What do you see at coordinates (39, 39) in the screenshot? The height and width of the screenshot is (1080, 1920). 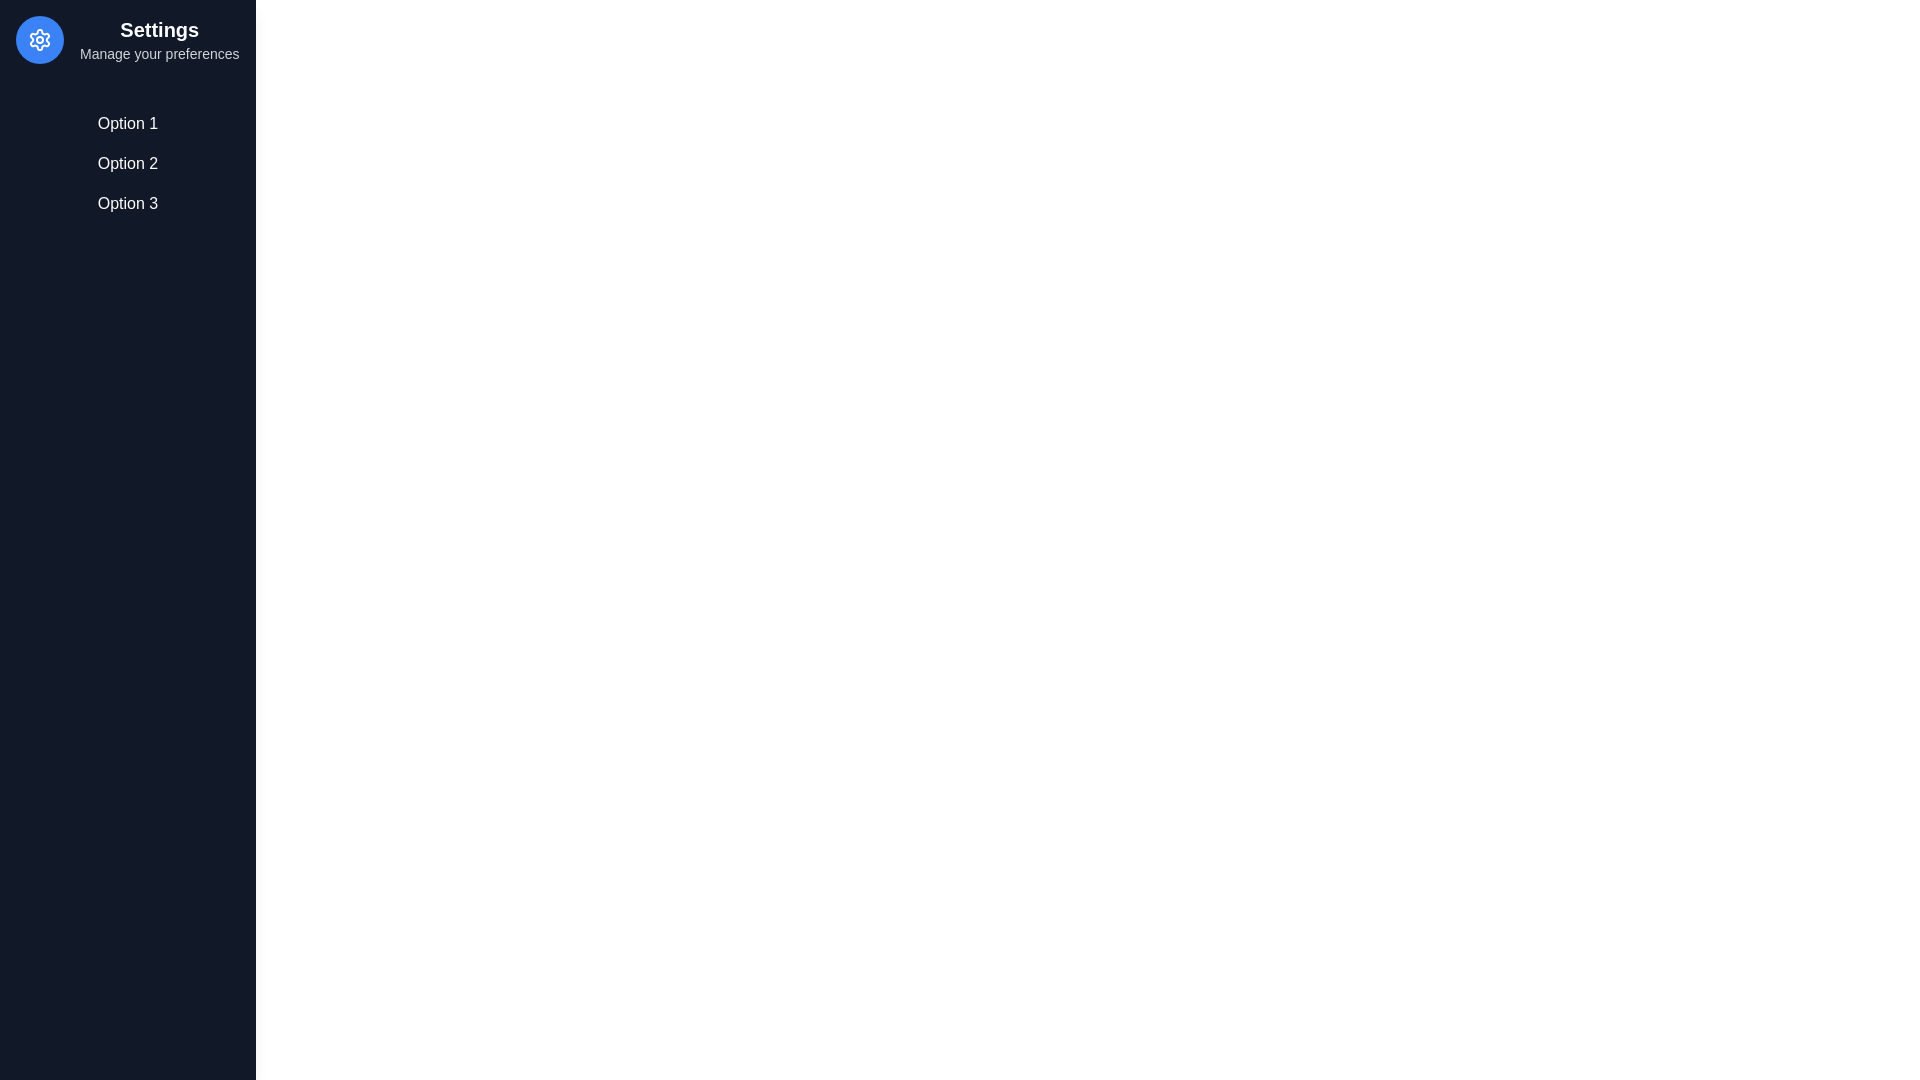 I see `the settings button located at the top left corner of the interface` at bounding box center [39, 39].